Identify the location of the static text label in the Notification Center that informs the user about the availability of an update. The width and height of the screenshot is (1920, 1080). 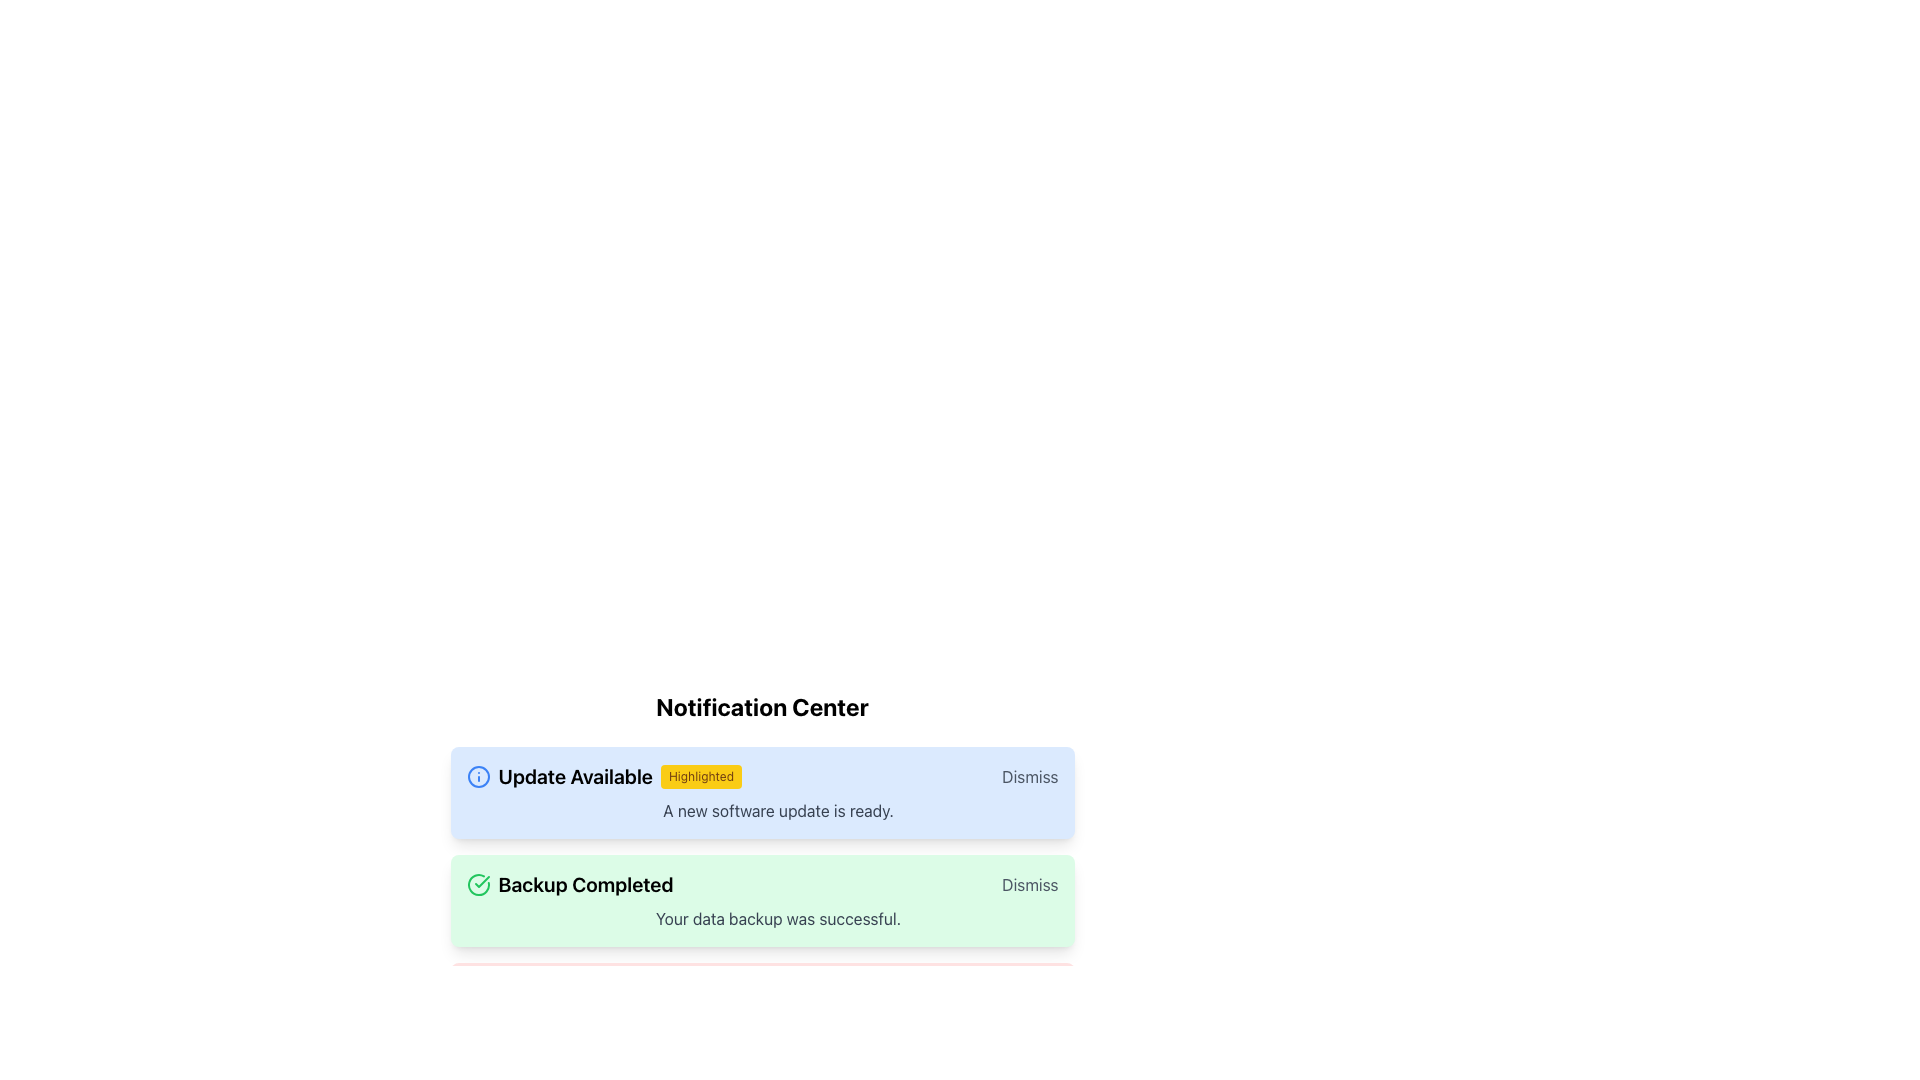
(574, 775).